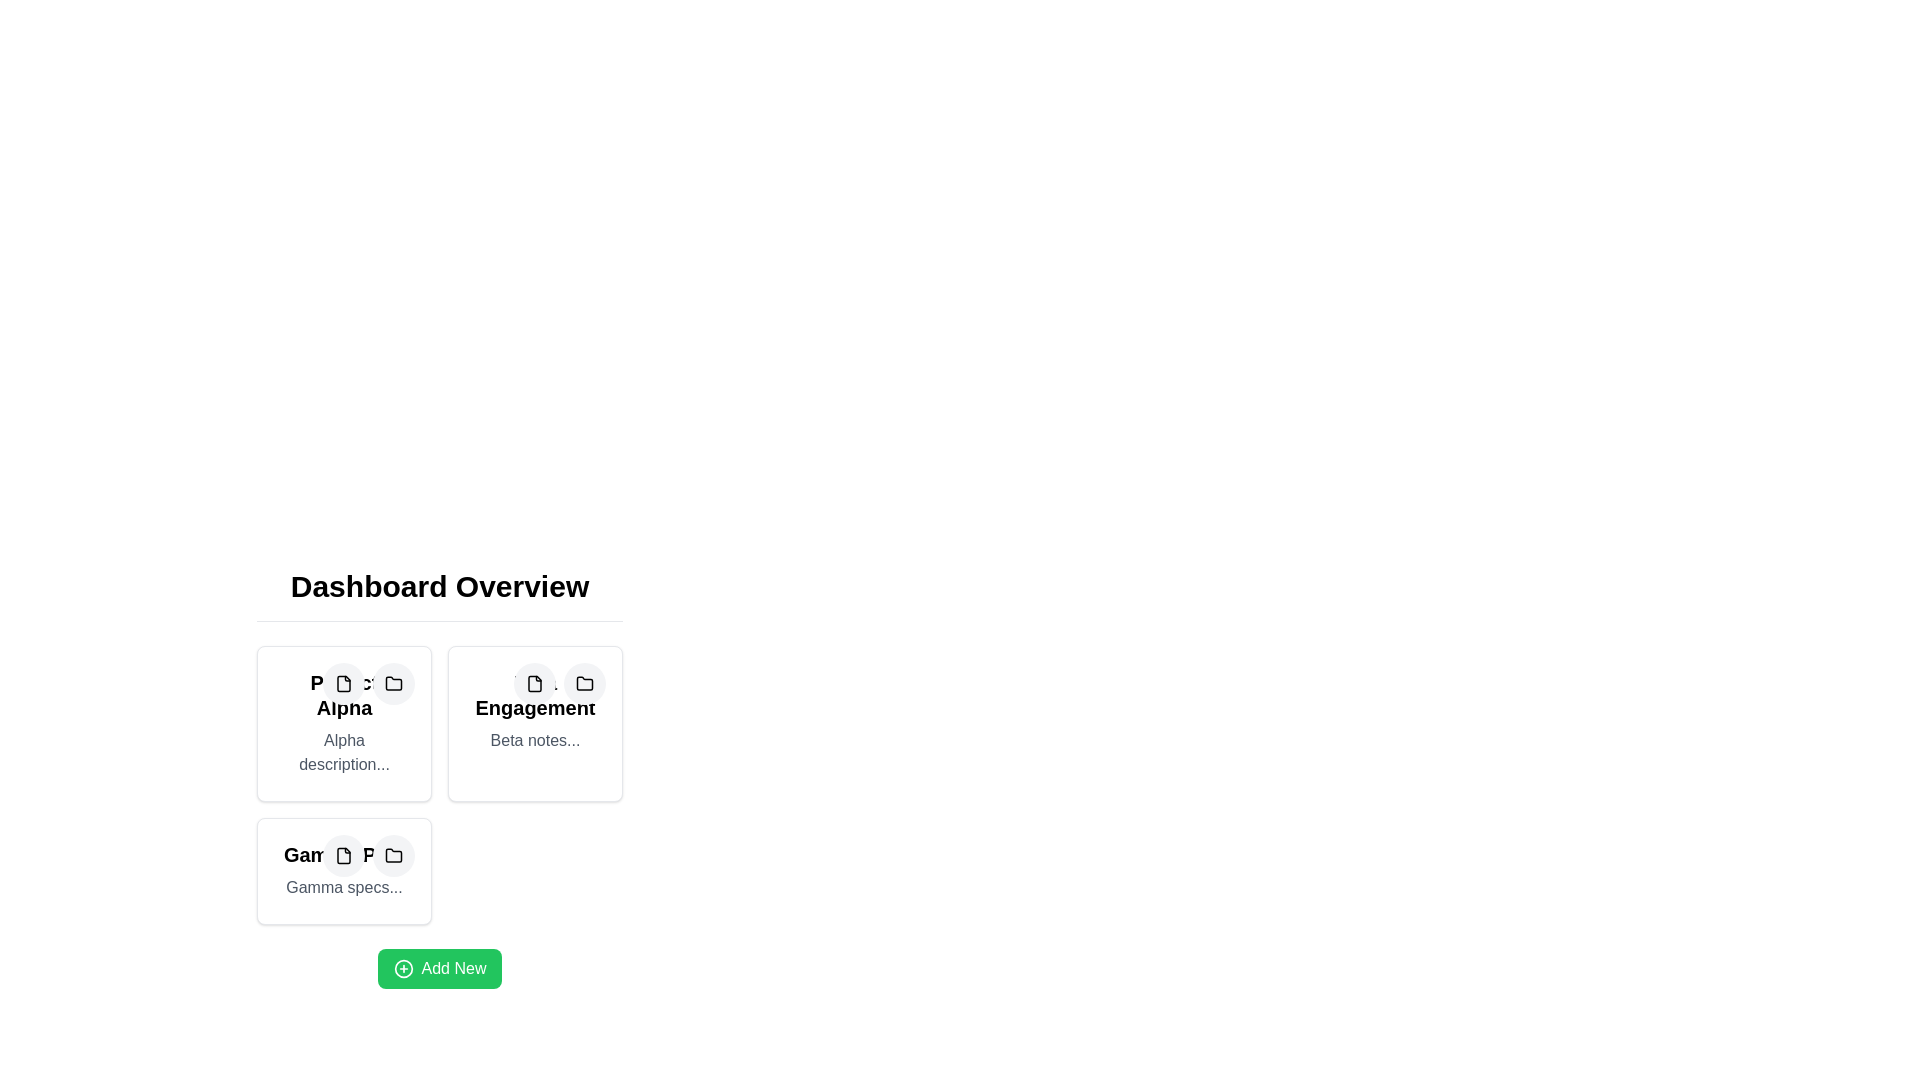 This screenshot has height=1080, width=1920. Describe the element at coordinates (402, 967) in the screenshot. I see `the 'add' action icon, which is represented by a circle symbol within a larger icon, located on the green rectangular button labeled 'Add New' at the bottom of the main card layout` at that location.